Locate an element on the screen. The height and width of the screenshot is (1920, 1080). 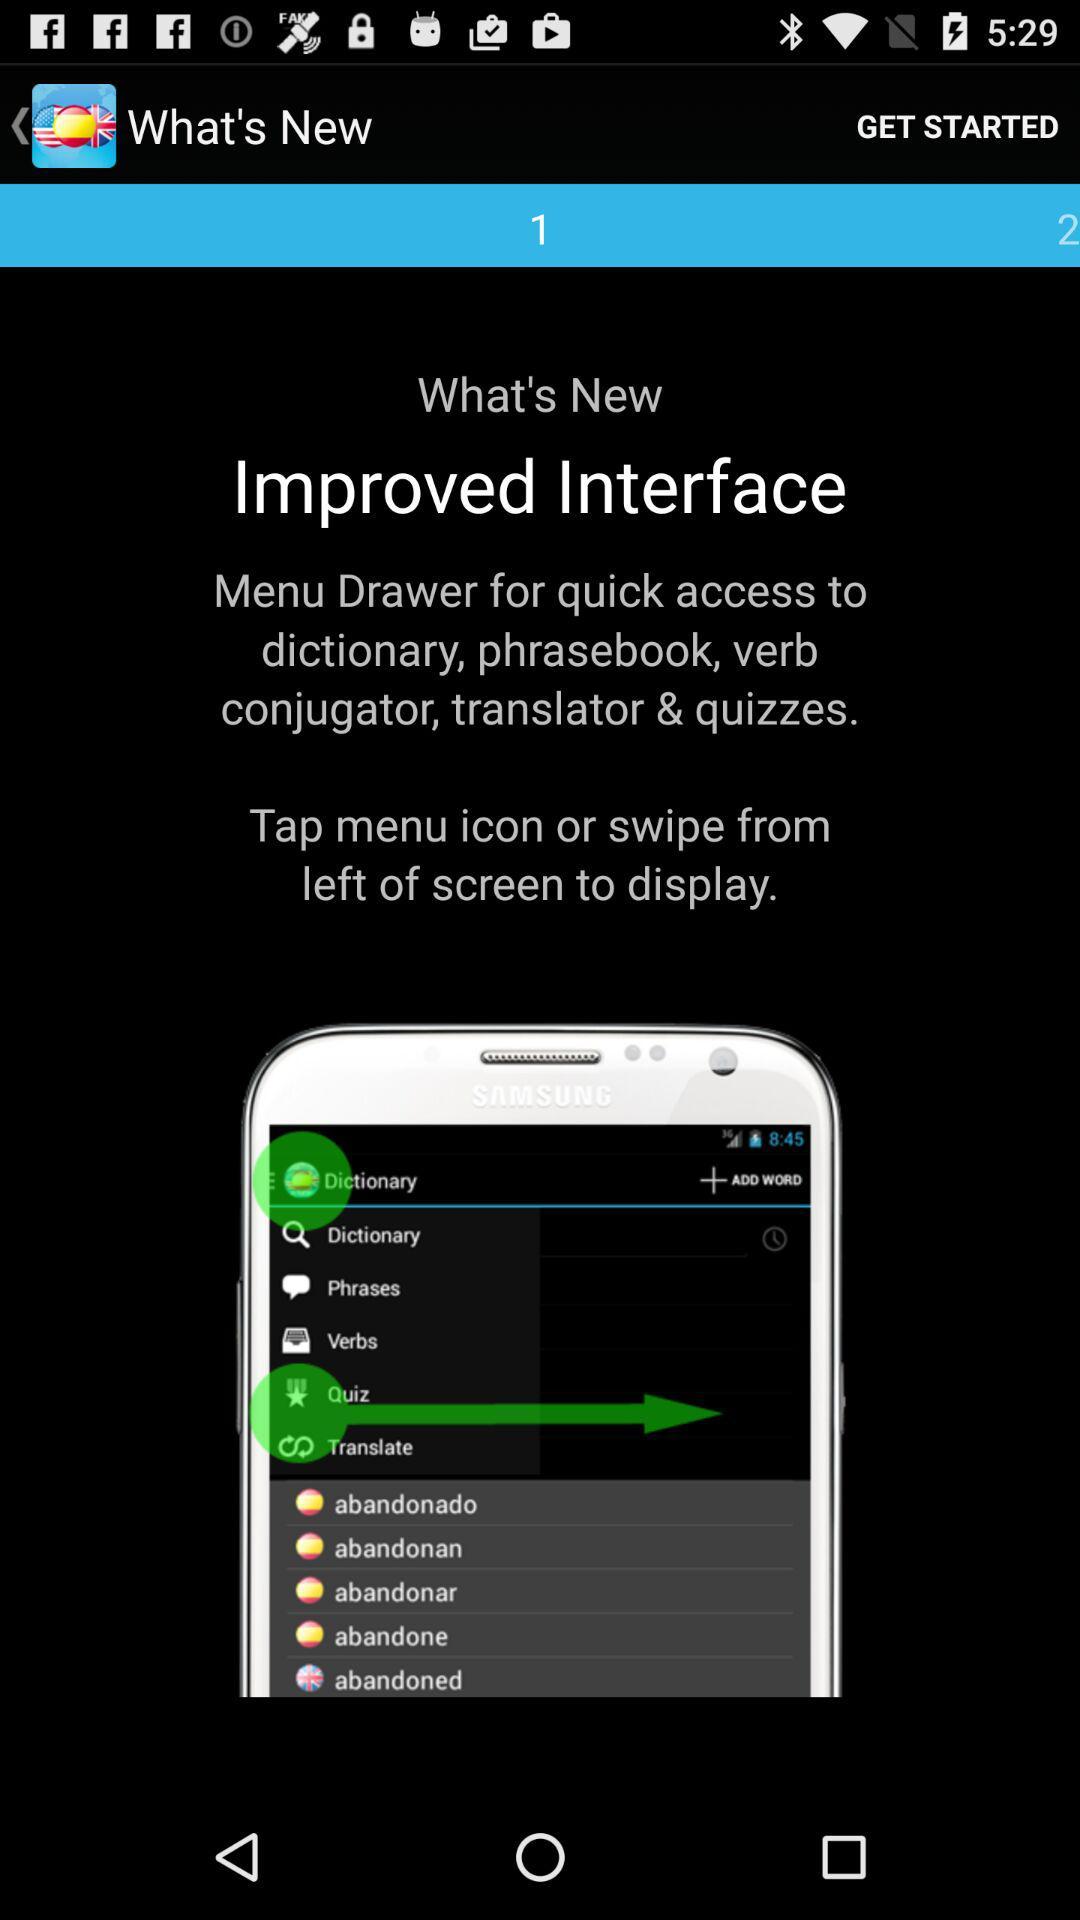
the app to the right of 1 app is located at coordinates (956, 124).